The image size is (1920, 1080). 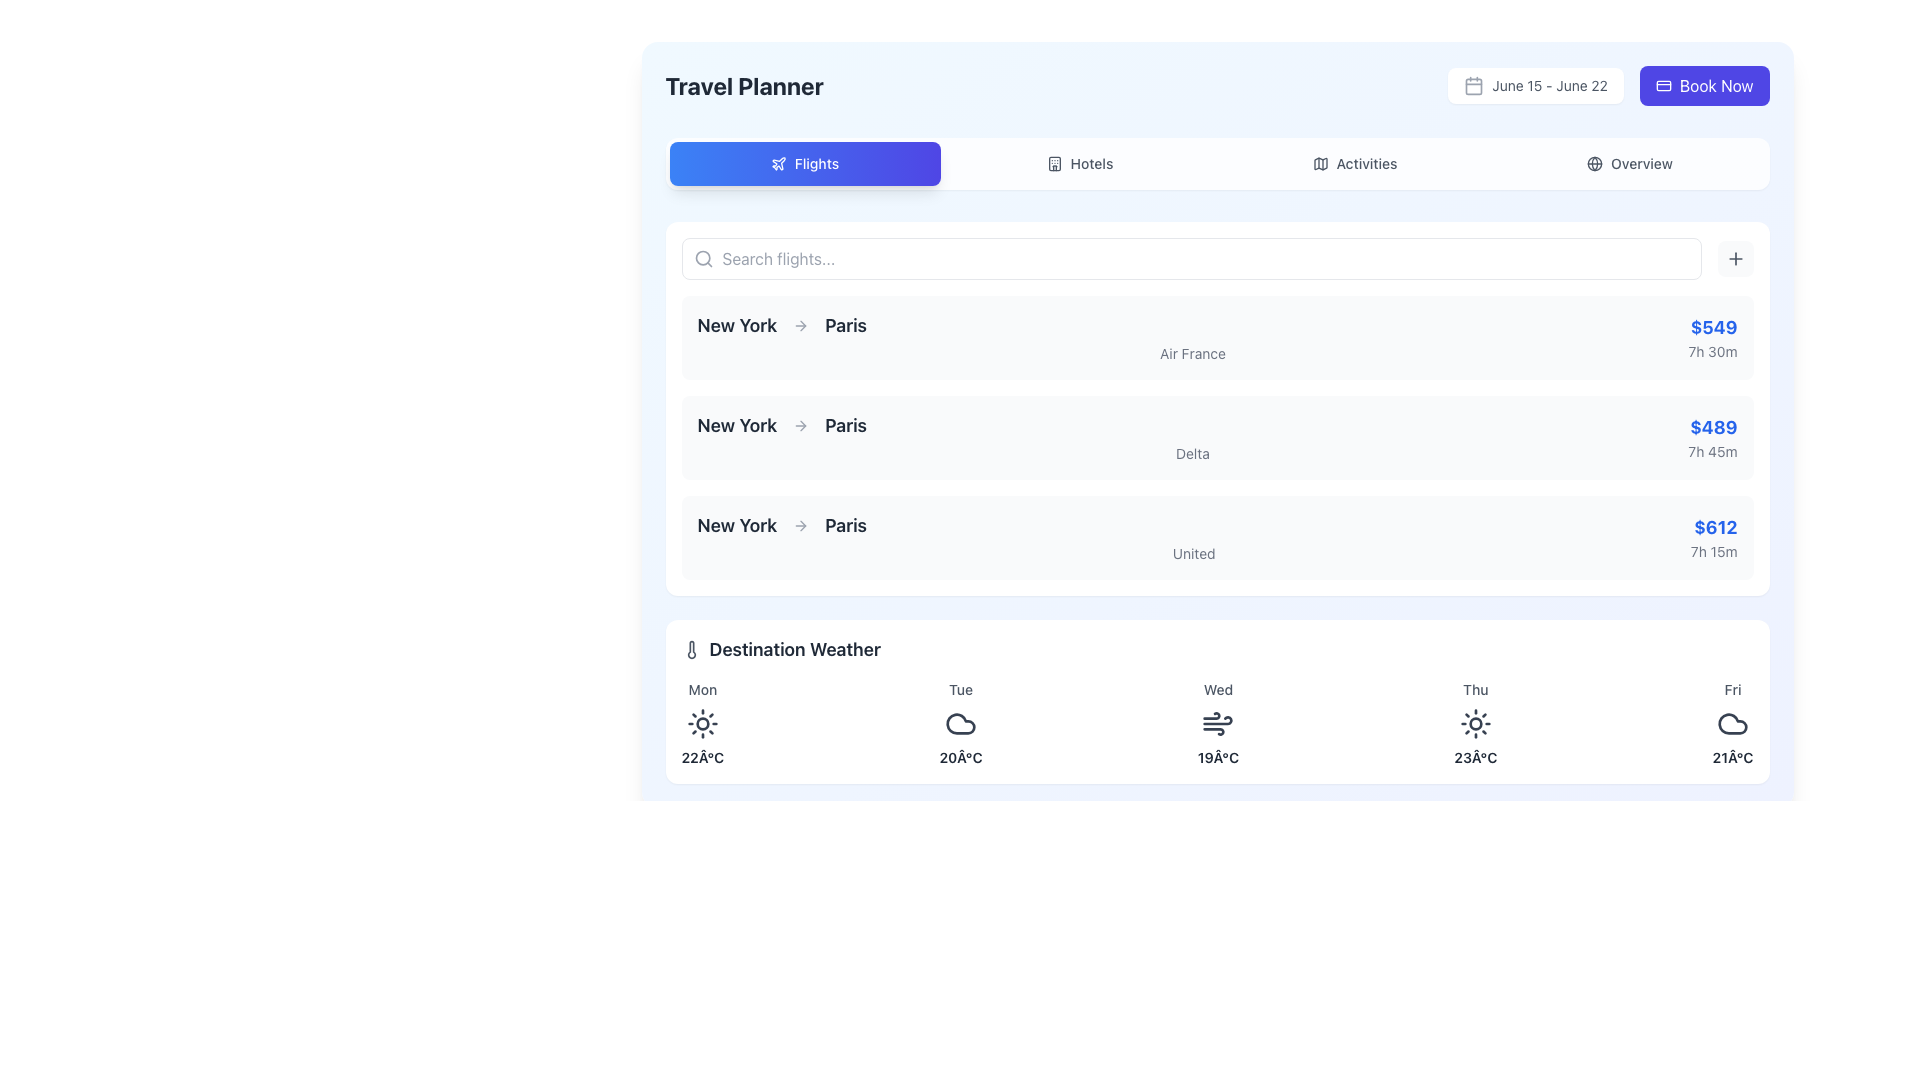 I want to click on the static text label displaying the temperature value of '20Â°C' in the 'Destination Weather' section under the 'Tue' column, positioned below the cloud icon, so click(x=960, y=758).